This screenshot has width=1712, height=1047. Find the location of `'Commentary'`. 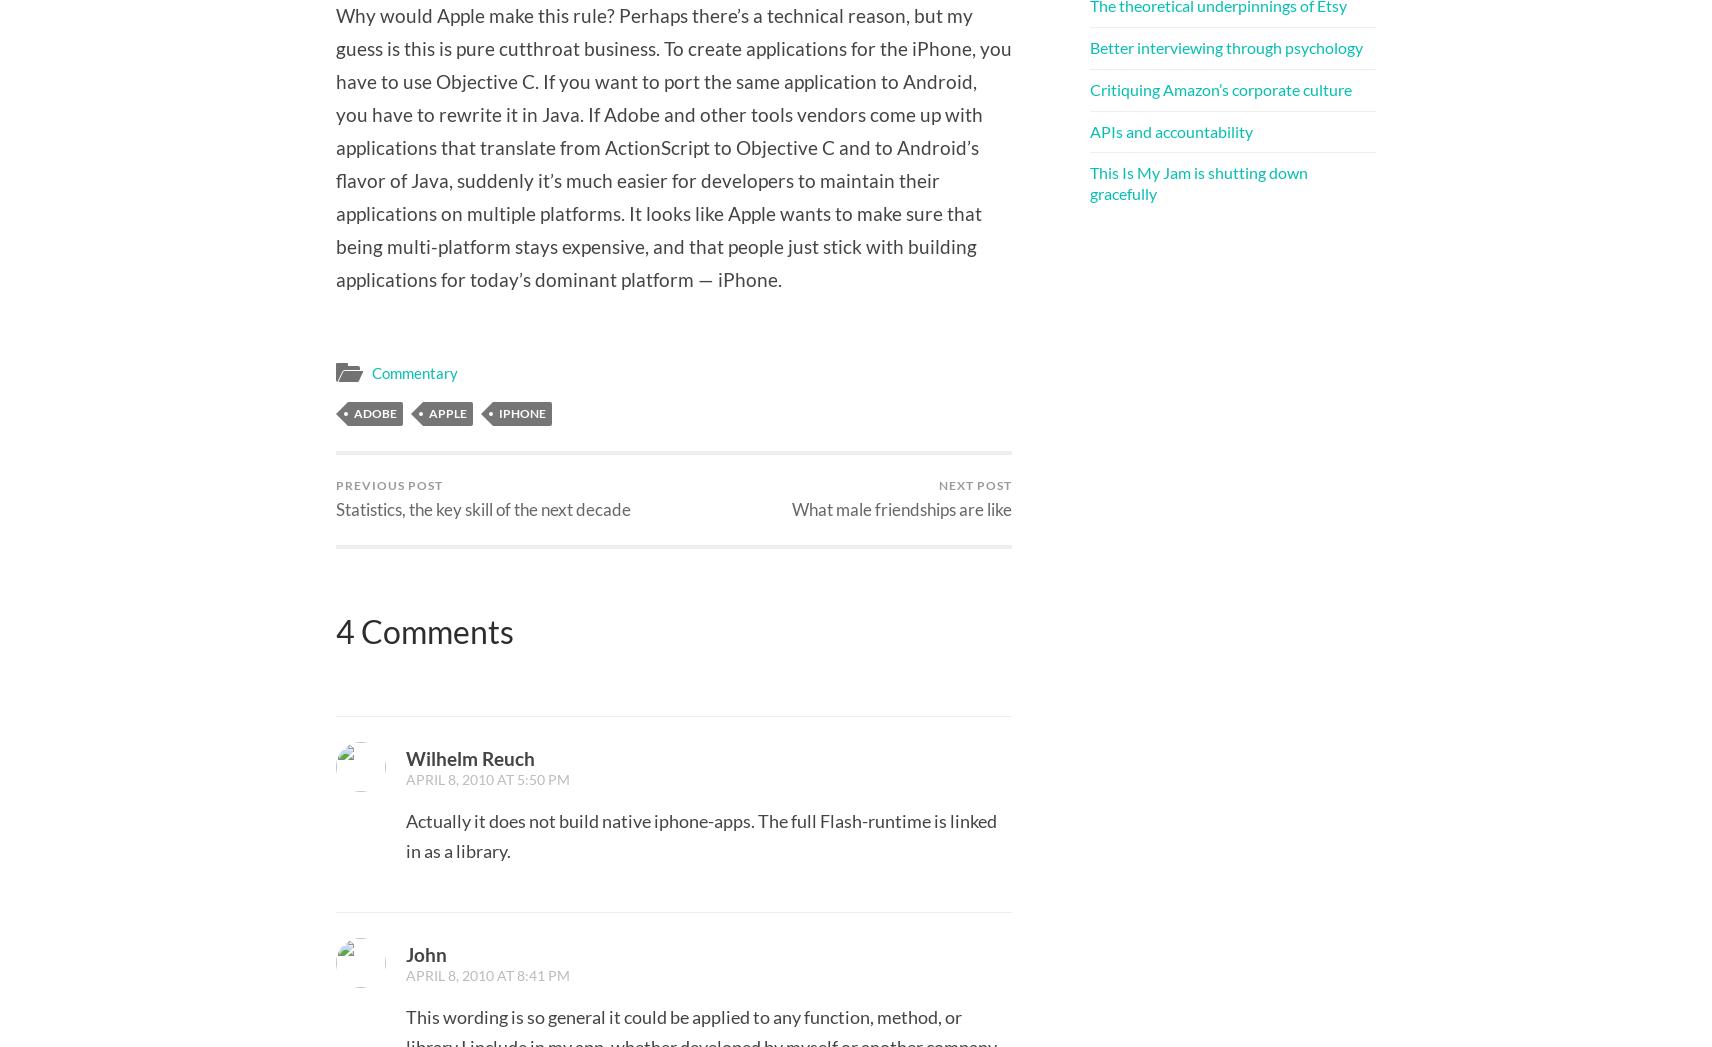

'Commentary' is located at coordinates (414, 373).